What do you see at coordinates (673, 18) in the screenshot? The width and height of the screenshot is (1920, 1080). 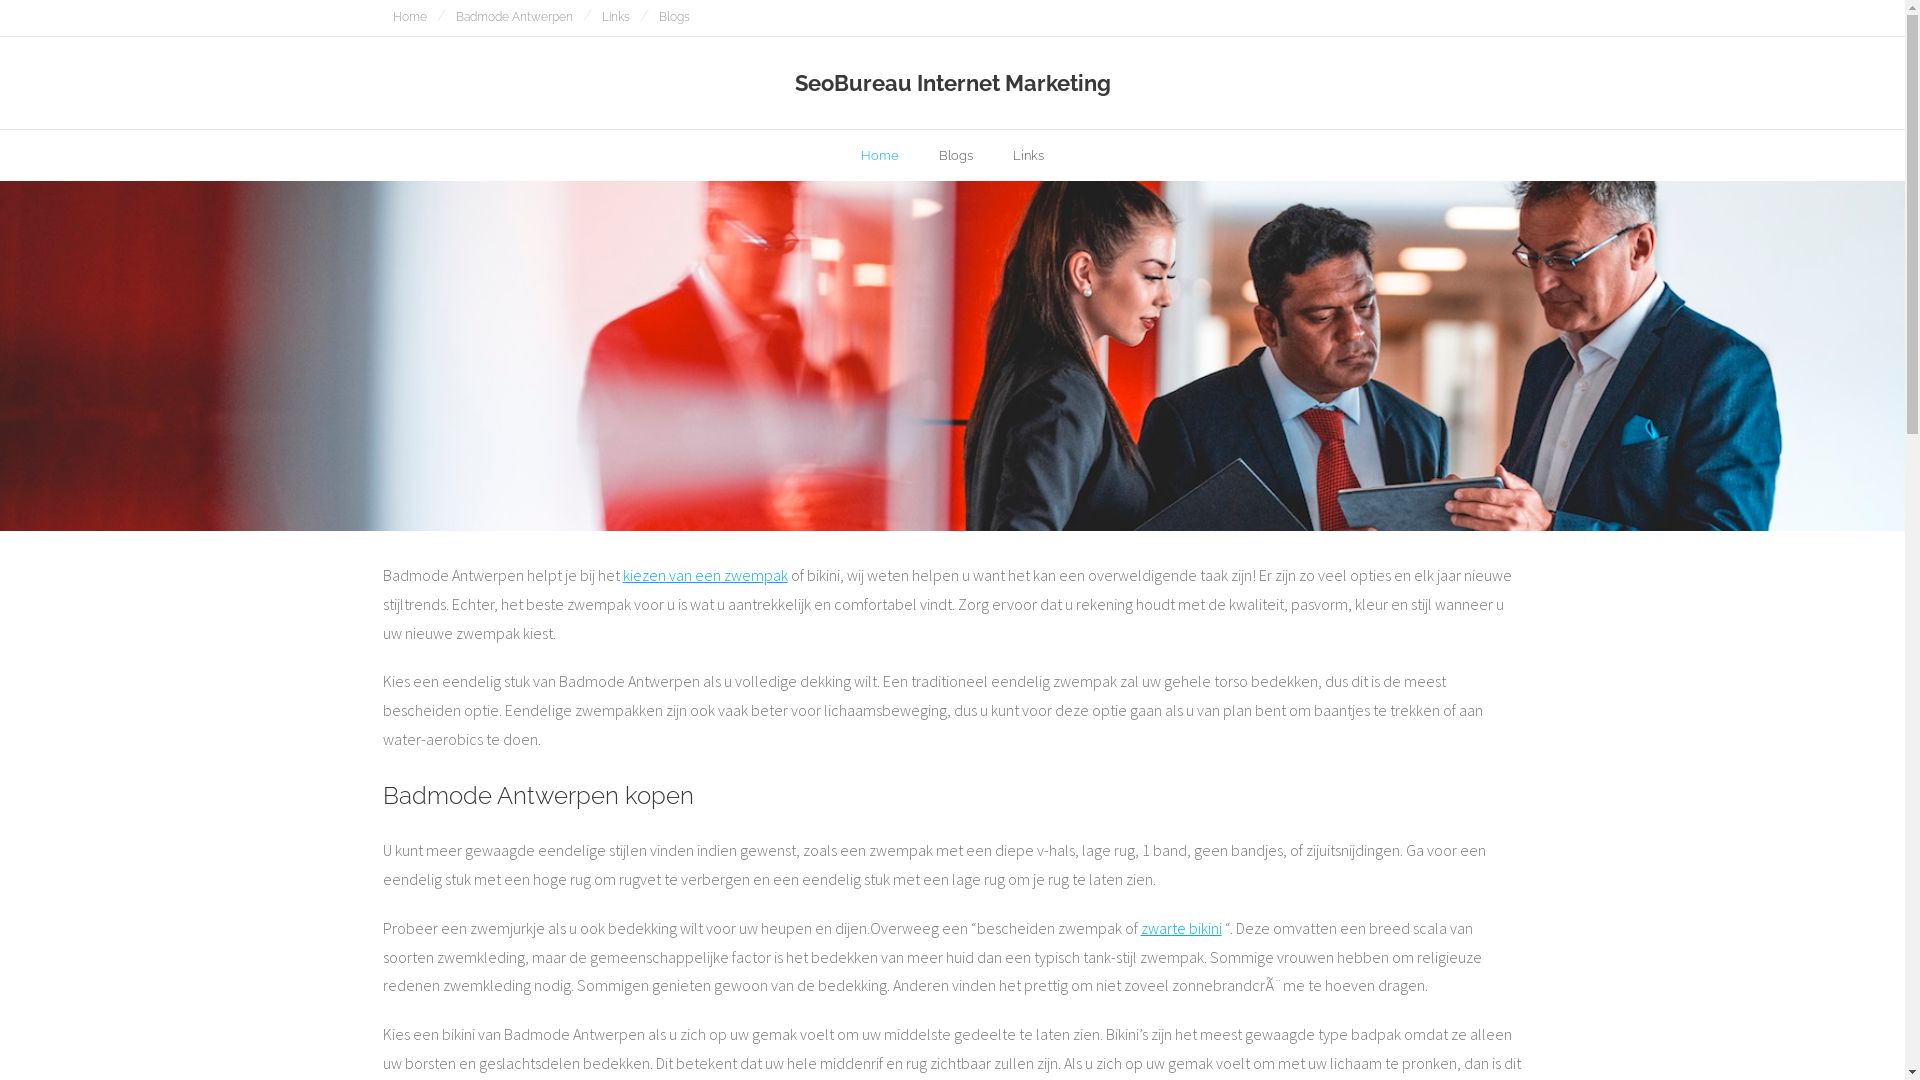 I see `'Blogs'` at bounding box center [673, 18].